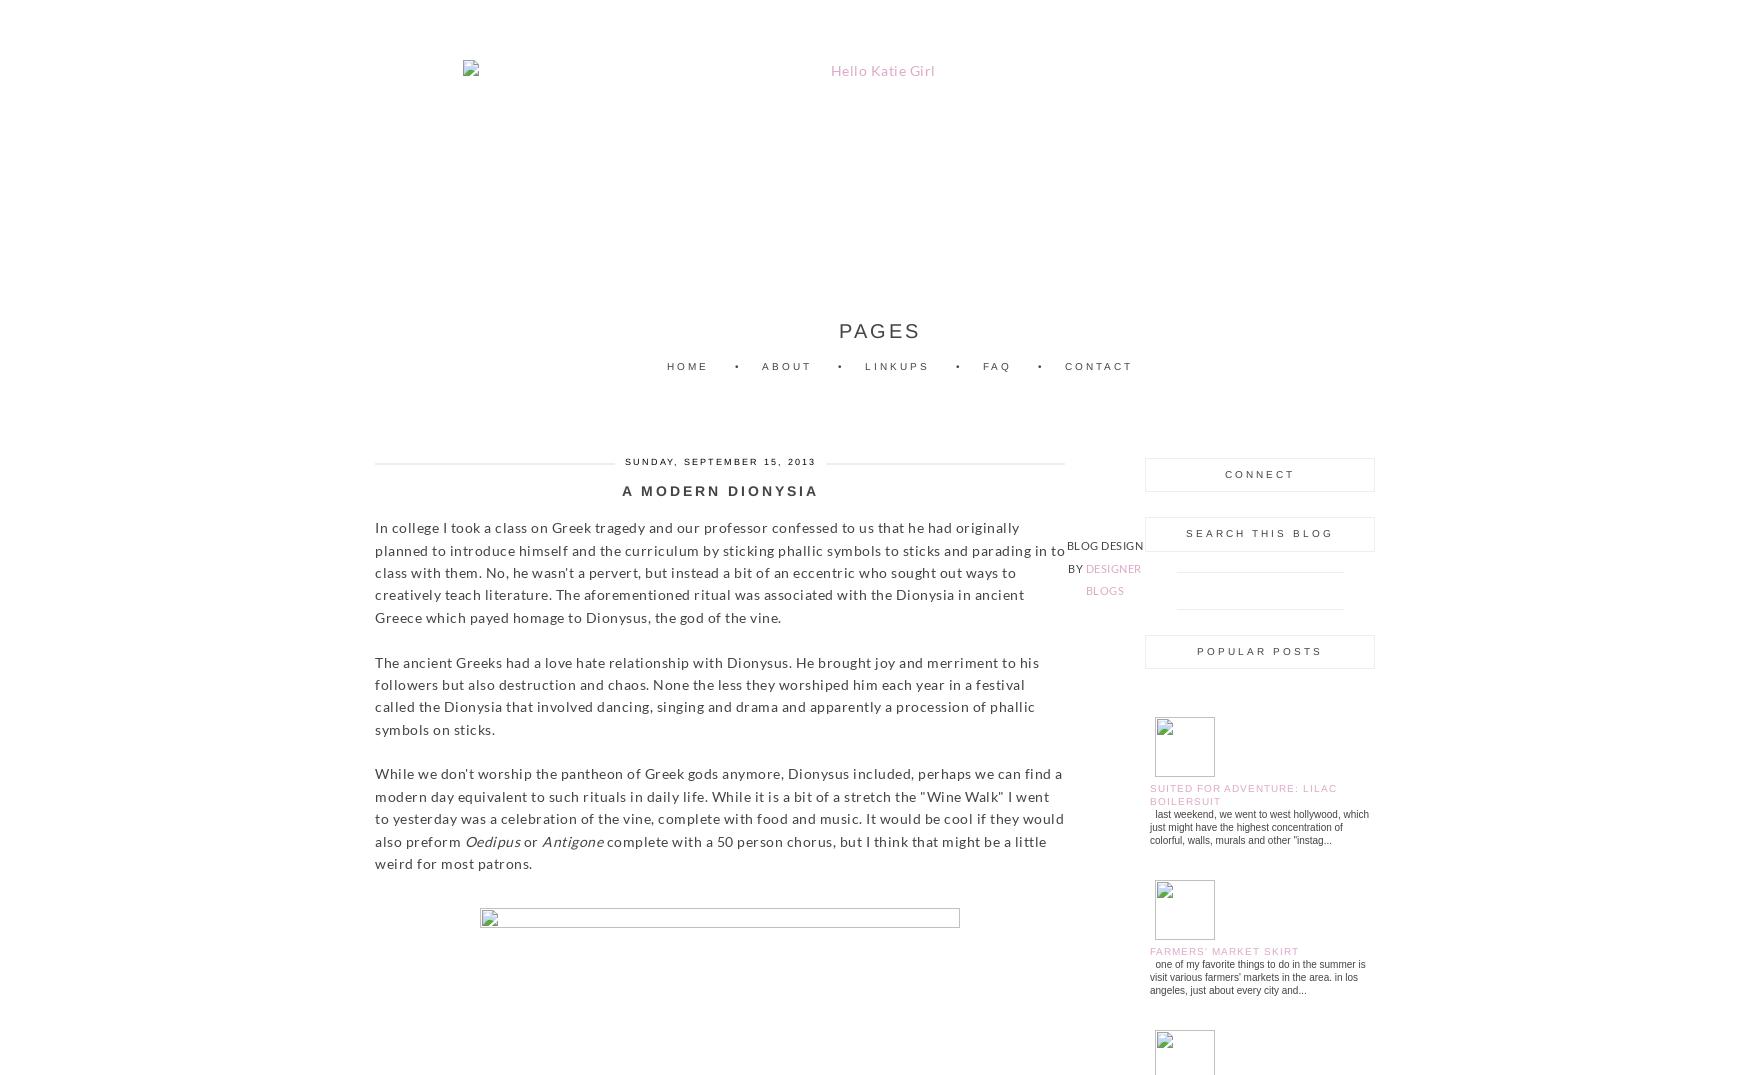 Image resolution: width=1750 pixels, height=1075 pixels. Describe the element at coordinates (760, 366) in the screenshot. I see `'About'` at that location.